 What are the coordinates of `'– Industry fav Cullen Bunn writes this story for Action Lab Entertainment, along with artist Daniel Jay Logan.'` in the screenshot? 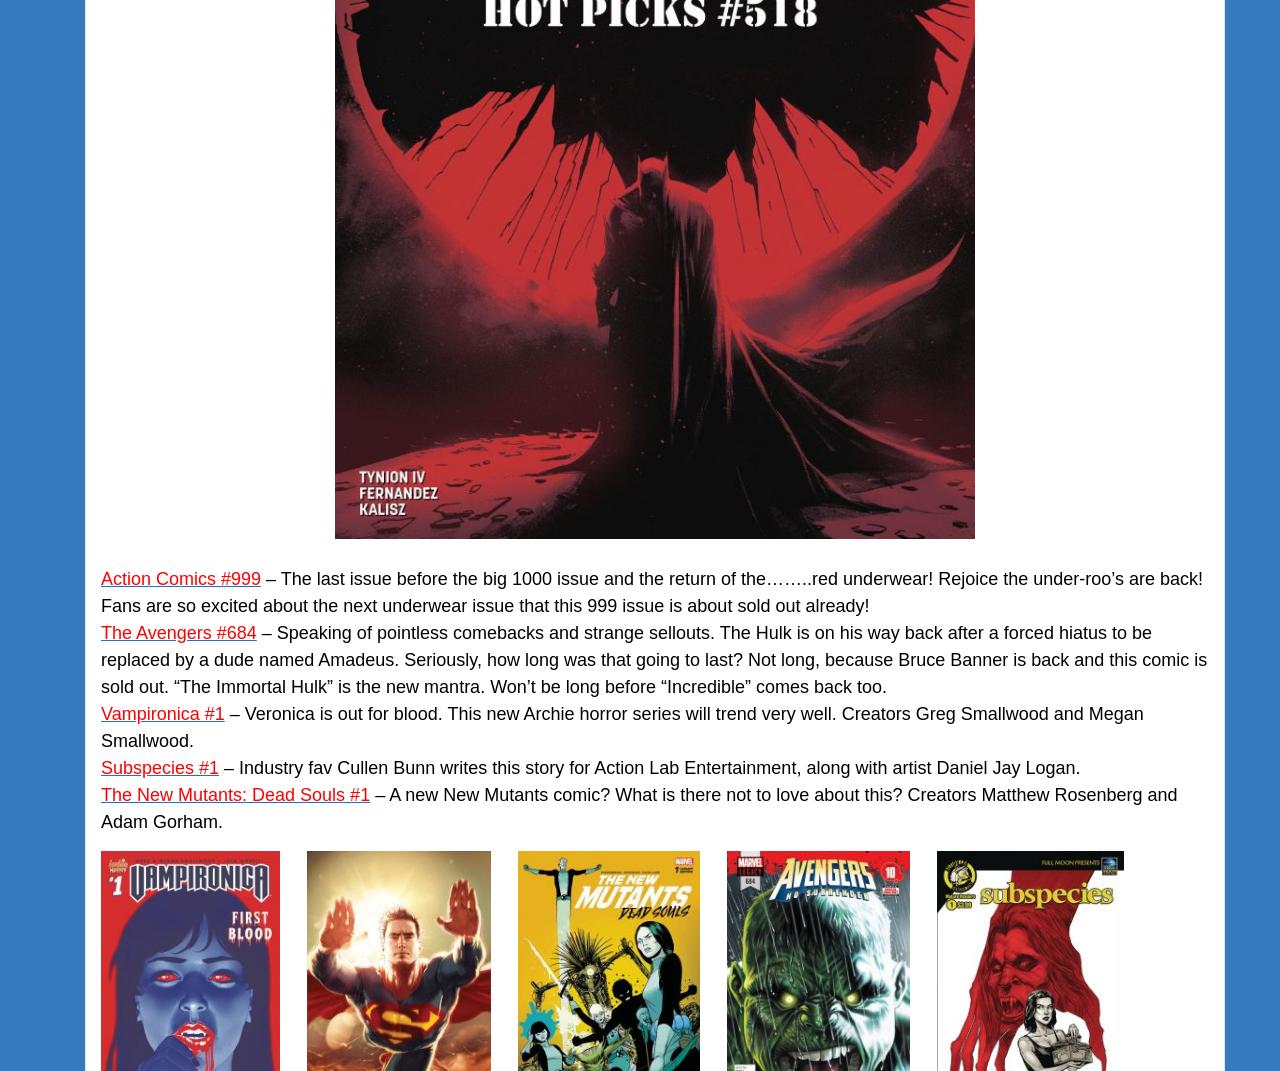 It's located at (649, 767).